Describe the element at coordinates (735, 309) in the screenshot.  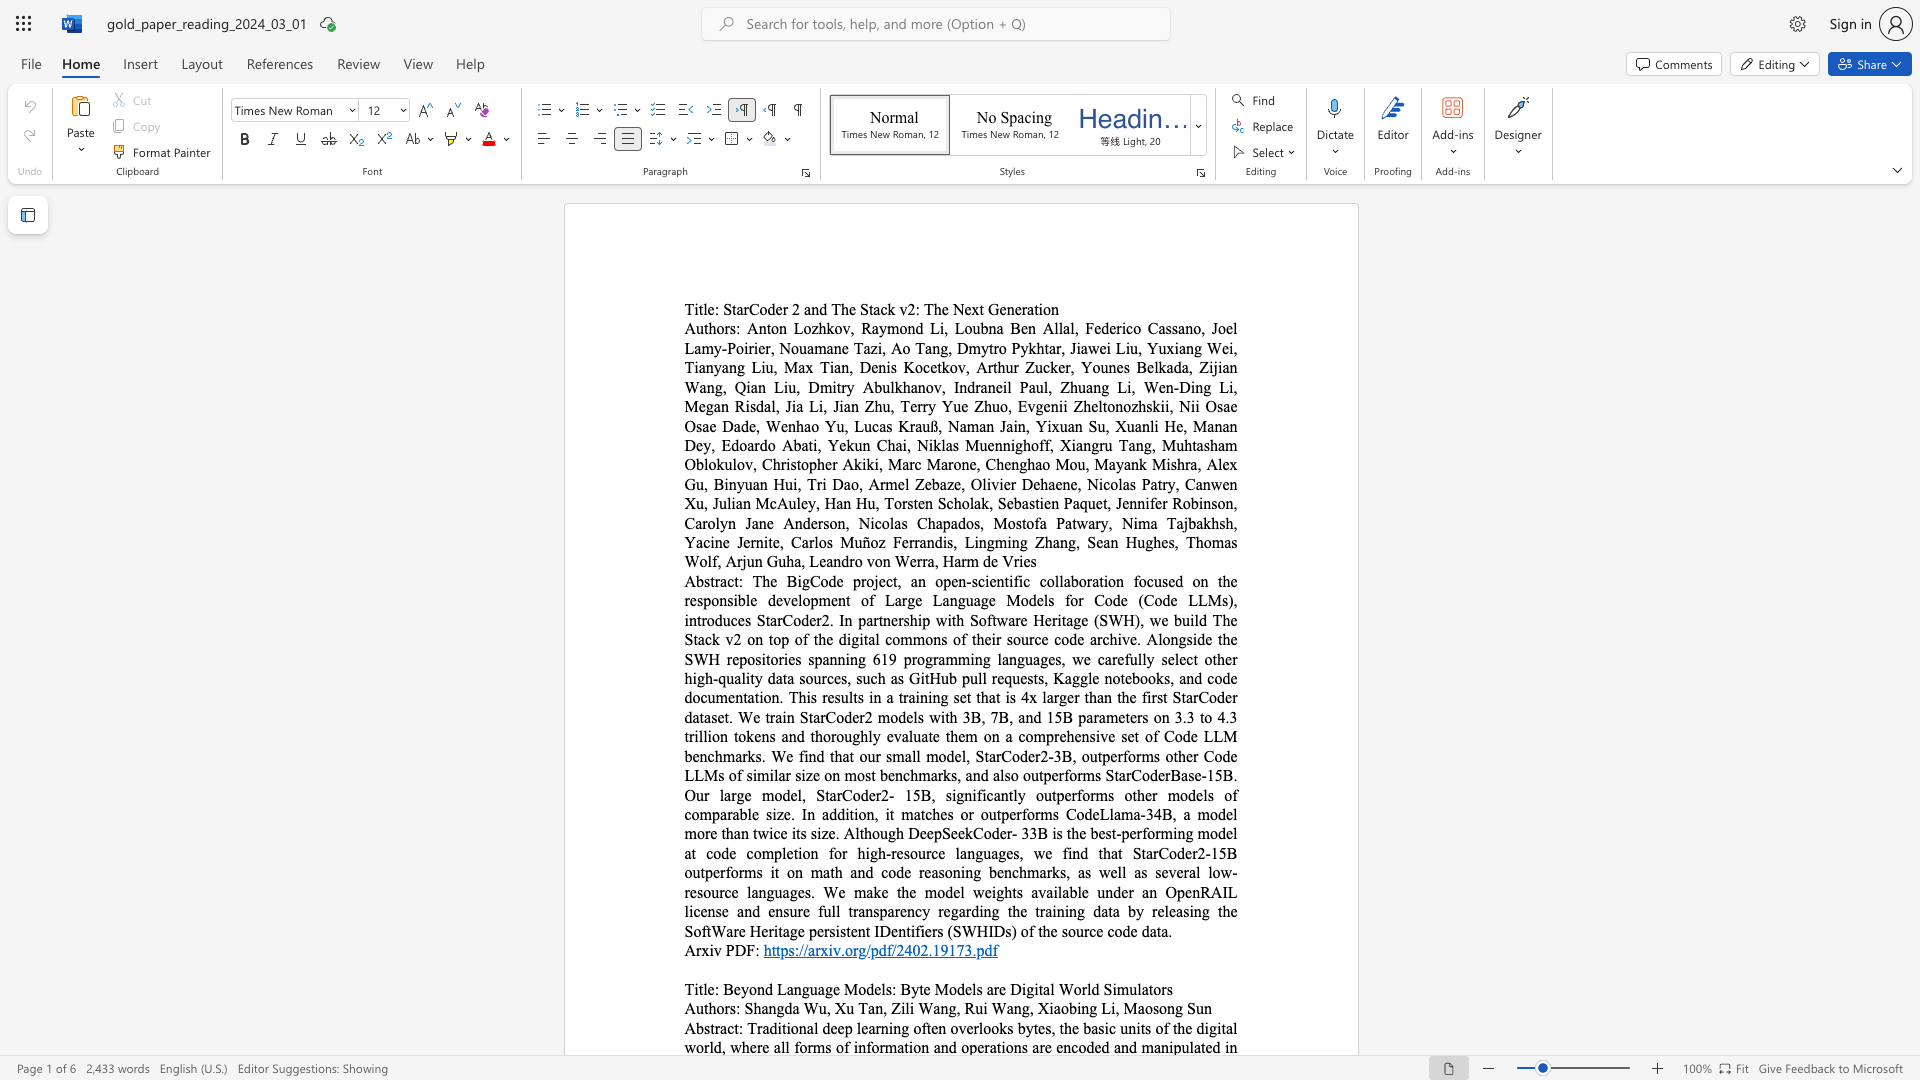
I see `the subset text "arCoder 2 and The Stack v2: The Next Gen" within the text "StarCoder 2 and The Stack v2: The Next Generation"` at that location.